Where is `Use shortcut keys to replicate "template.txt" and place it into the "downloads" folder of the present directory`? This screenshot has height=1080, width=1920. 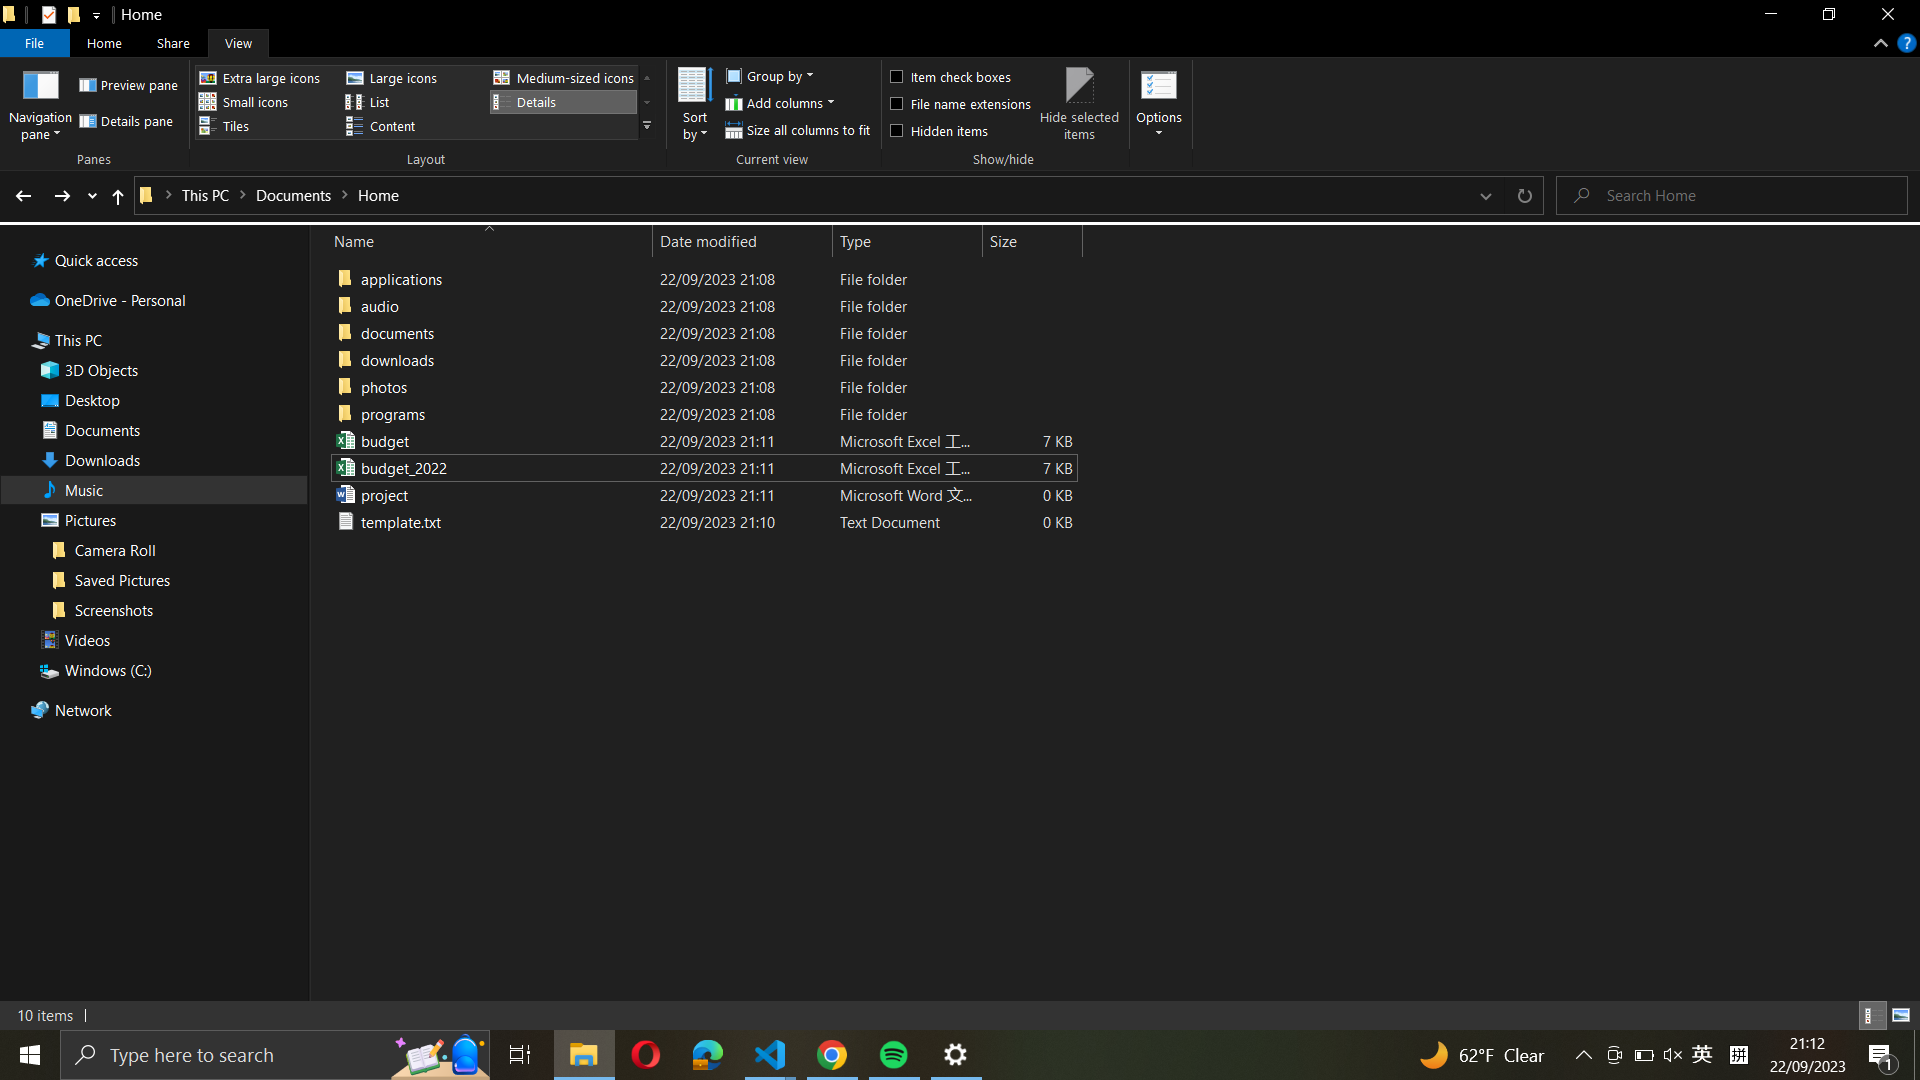
Use shortcut keys to replicate "template.txt" and place it into the "downloads" folder of the present directory is located at coordinates (700, 519).